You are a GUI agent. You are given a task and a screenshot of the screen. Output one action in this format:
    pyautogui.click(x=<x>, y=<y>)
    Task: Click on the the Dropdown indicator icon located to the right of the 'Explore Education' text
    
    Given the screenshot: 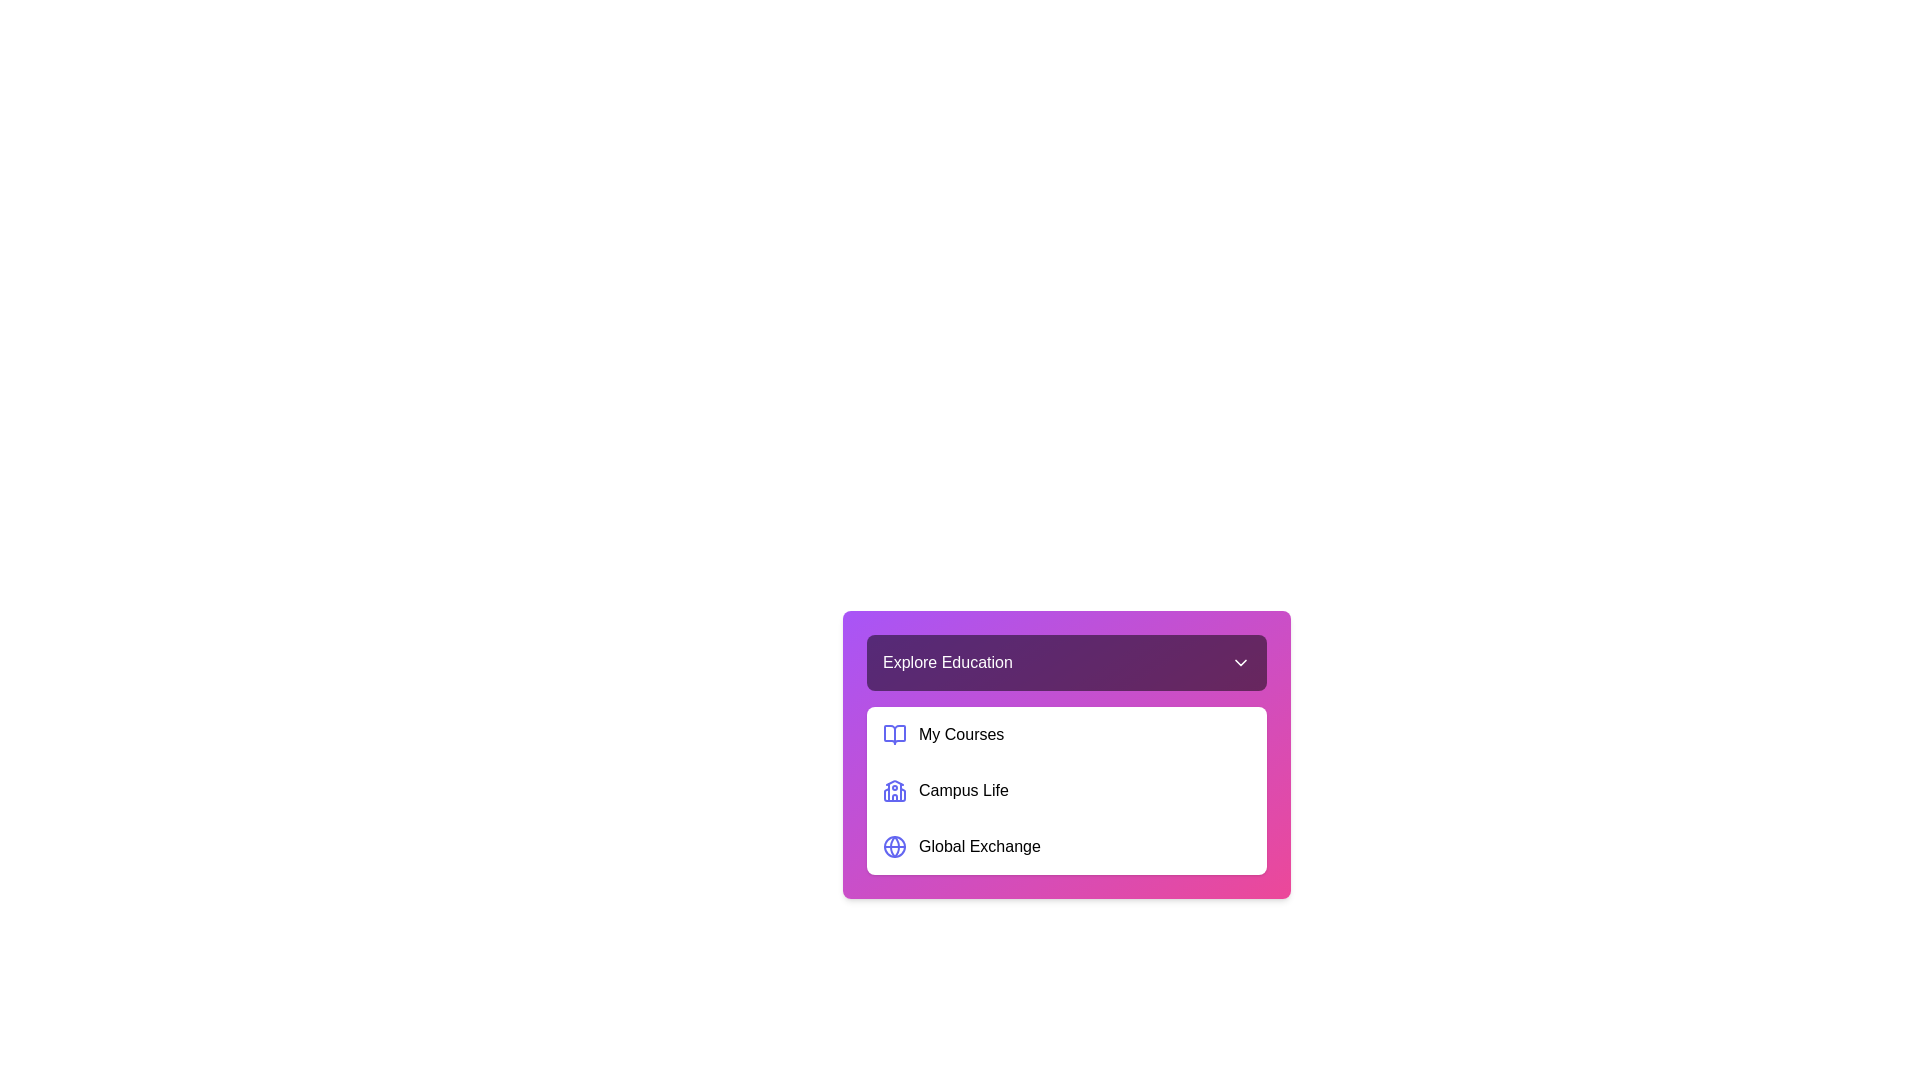 What is the action you would take?
    pyautogui.click(x=1240, y=663)
    